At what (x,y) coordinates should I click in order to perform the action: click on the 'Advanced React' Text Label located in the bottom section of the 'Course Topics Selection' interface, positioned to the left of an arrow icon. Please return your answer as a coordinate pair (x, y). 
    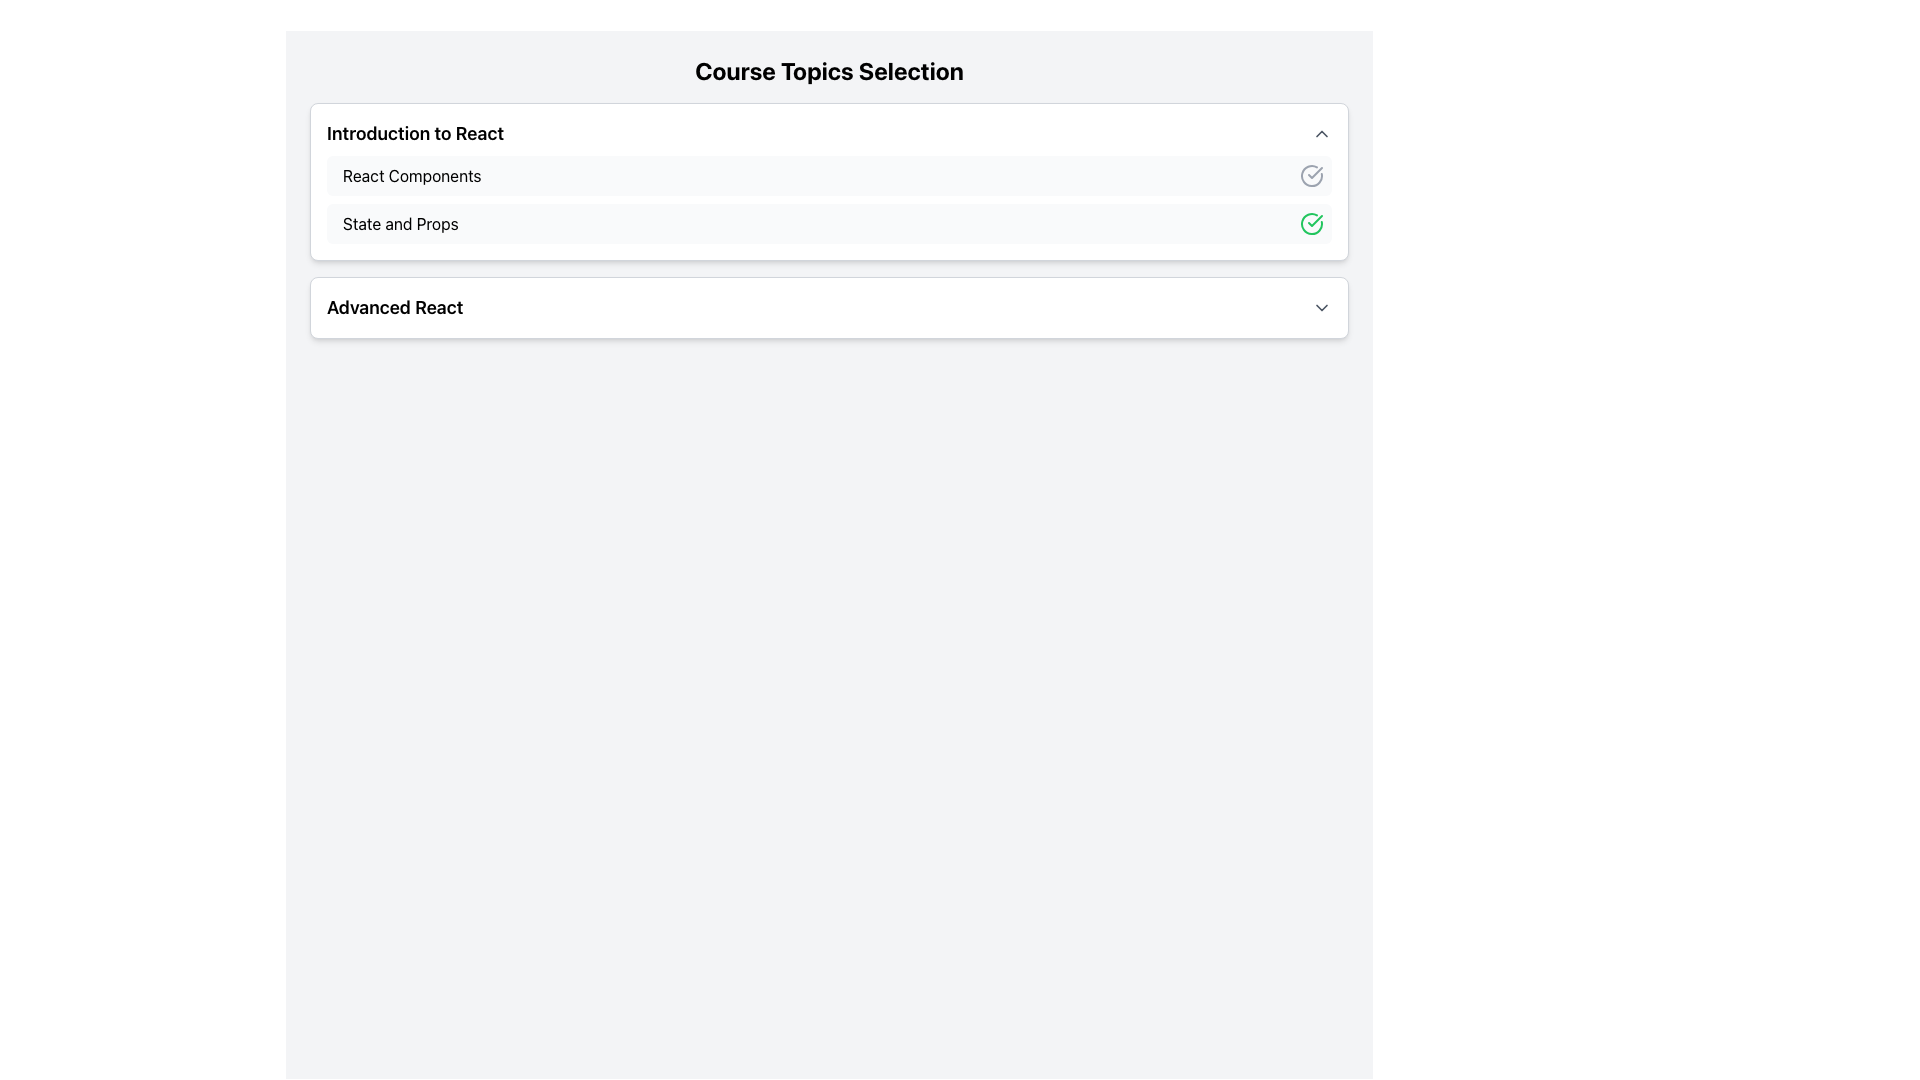
    Looking at the image, I should click on (395, 308).